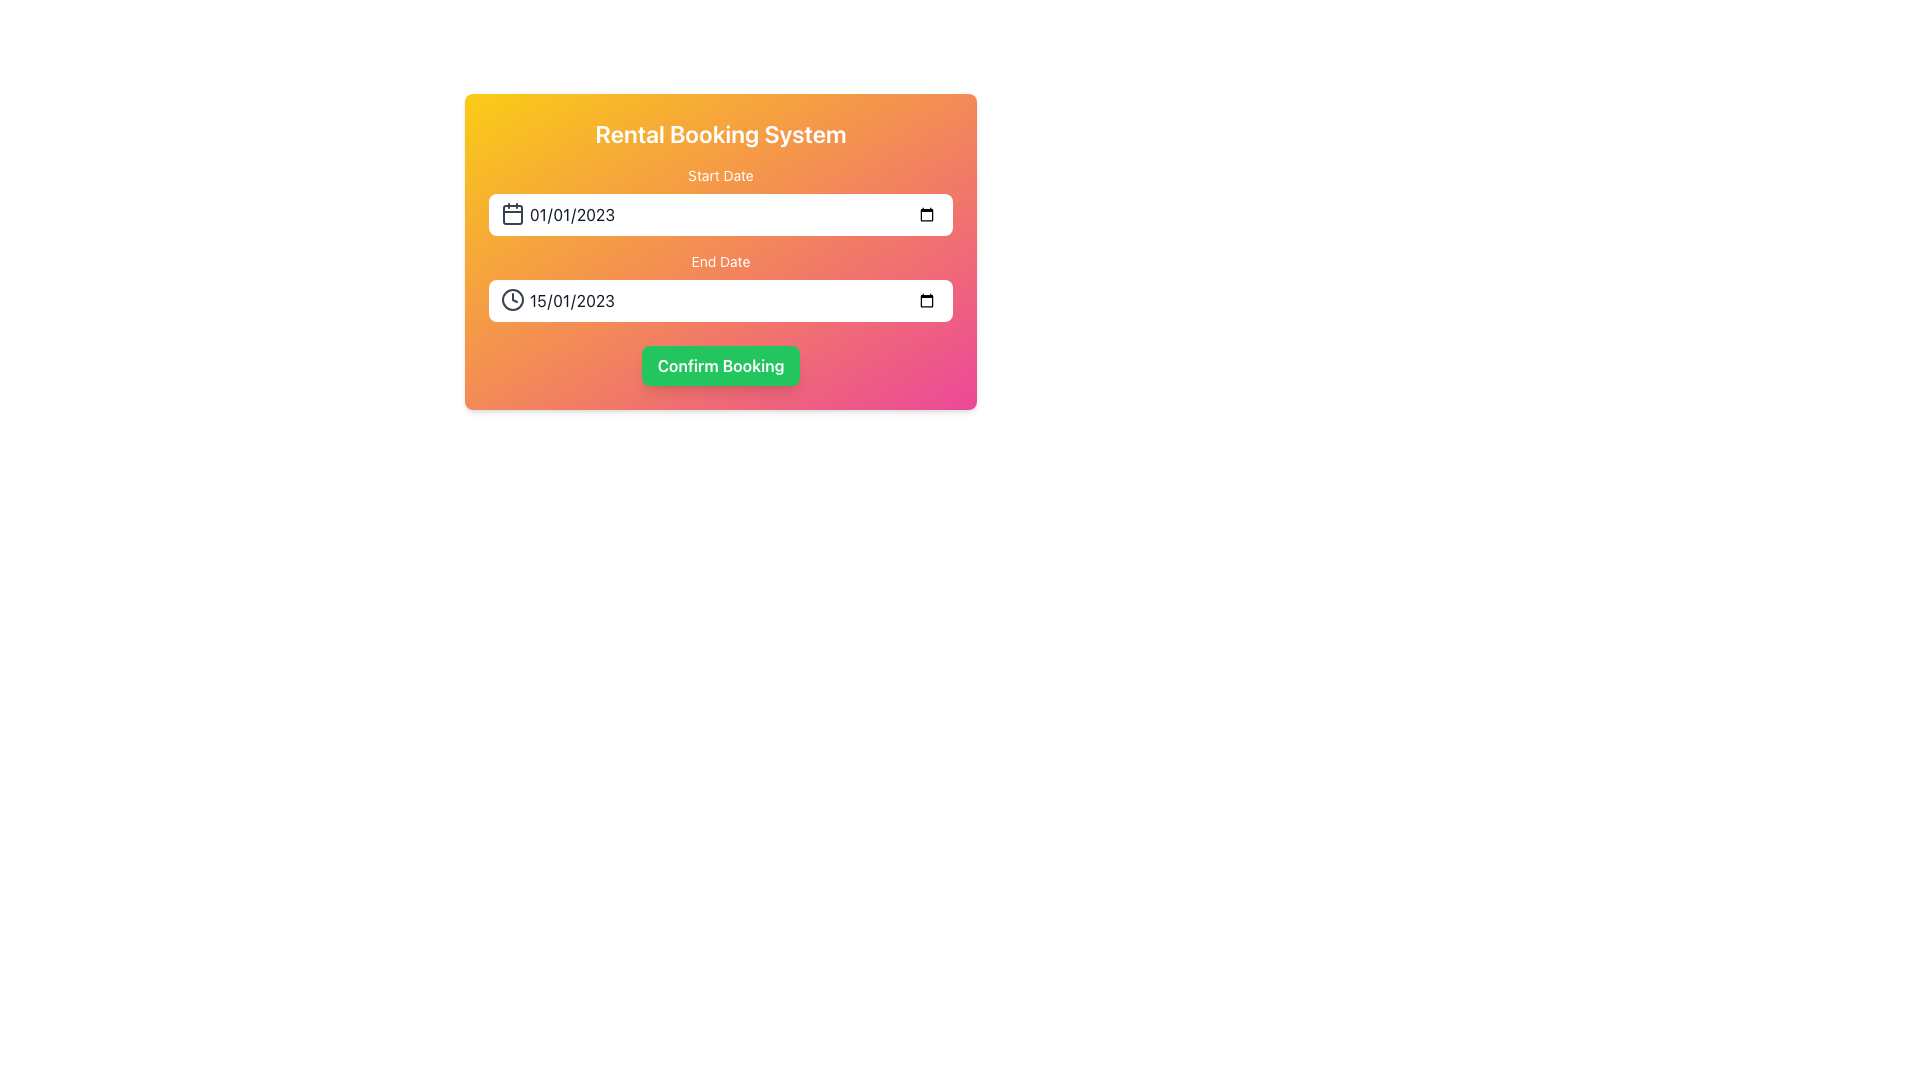 The height and width of the screenshot is (1080, 1920). Describe the element at coordinates (513, 300) in the screenshot. I see `the clock icon located at the very left inside the 'End Date' input field of the second date selection row, which indicates a time-selection feature` at that location.